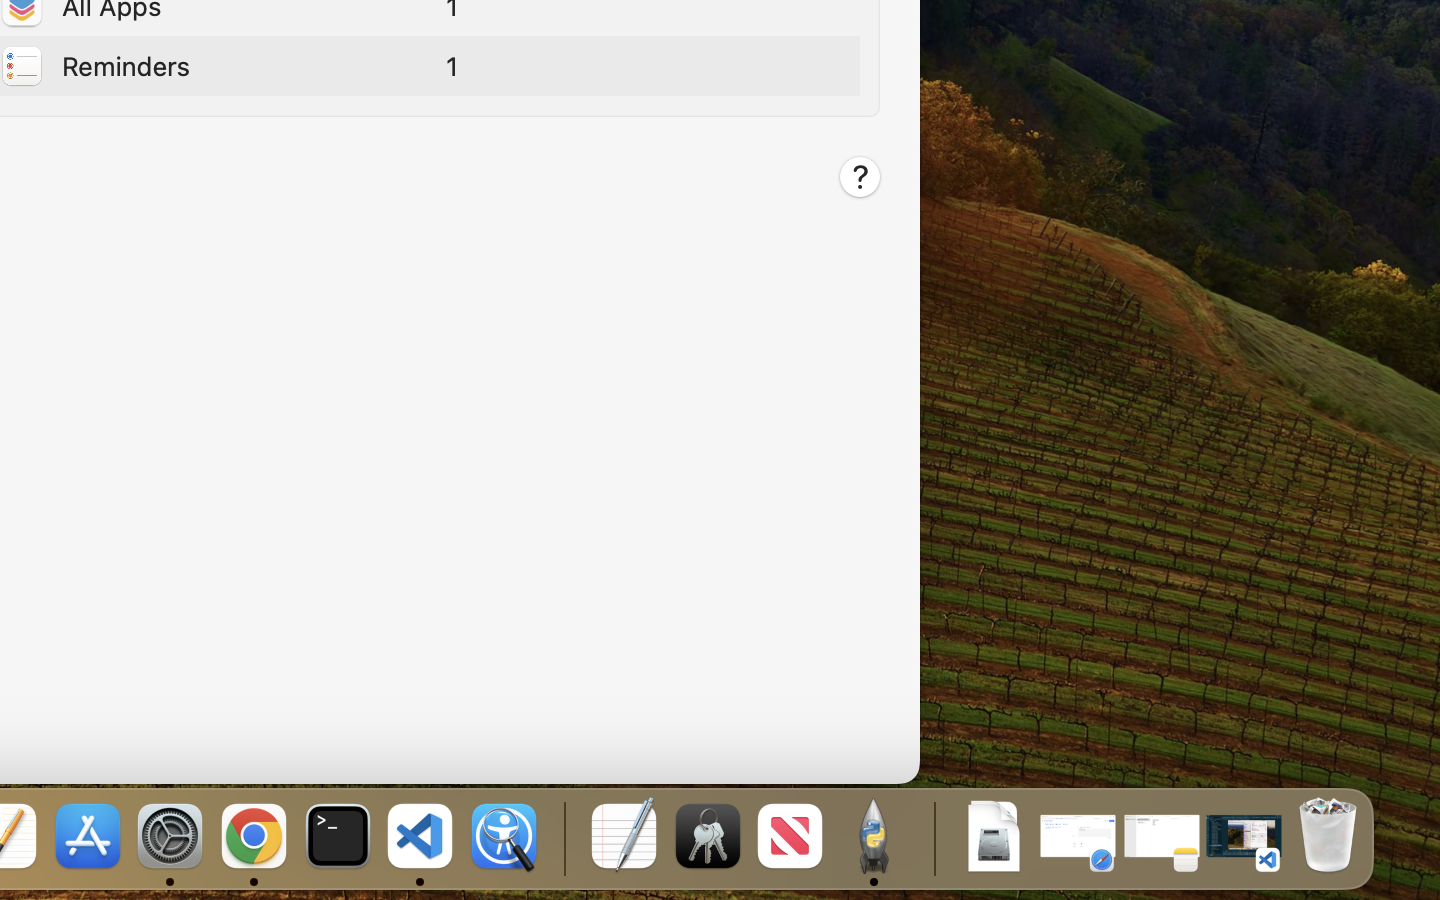 This screenshot has width=1440, height=900. I want to click on '0.4285714328289032', so click(562, 837).